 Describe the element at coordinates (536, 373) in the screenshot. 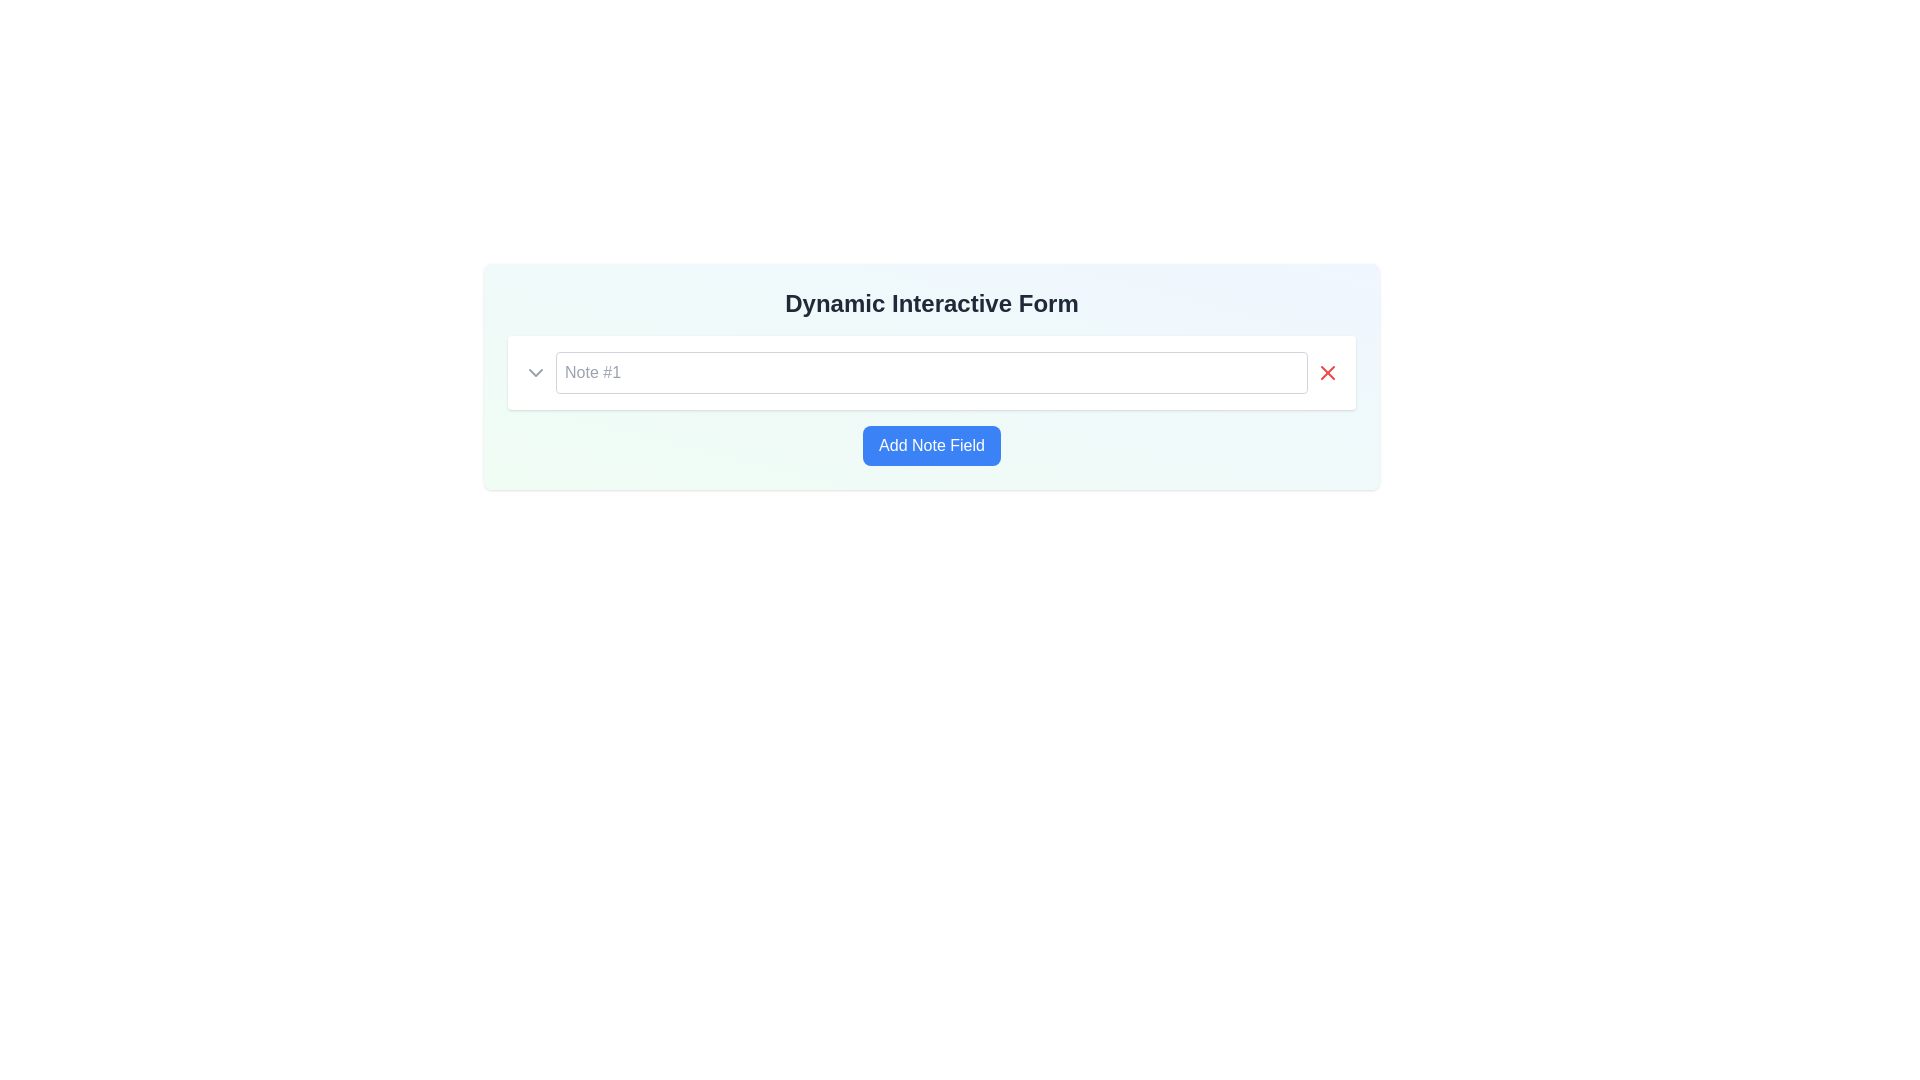

I see `the chevron icon located to the left of the 'Note #1' text field` at that location.